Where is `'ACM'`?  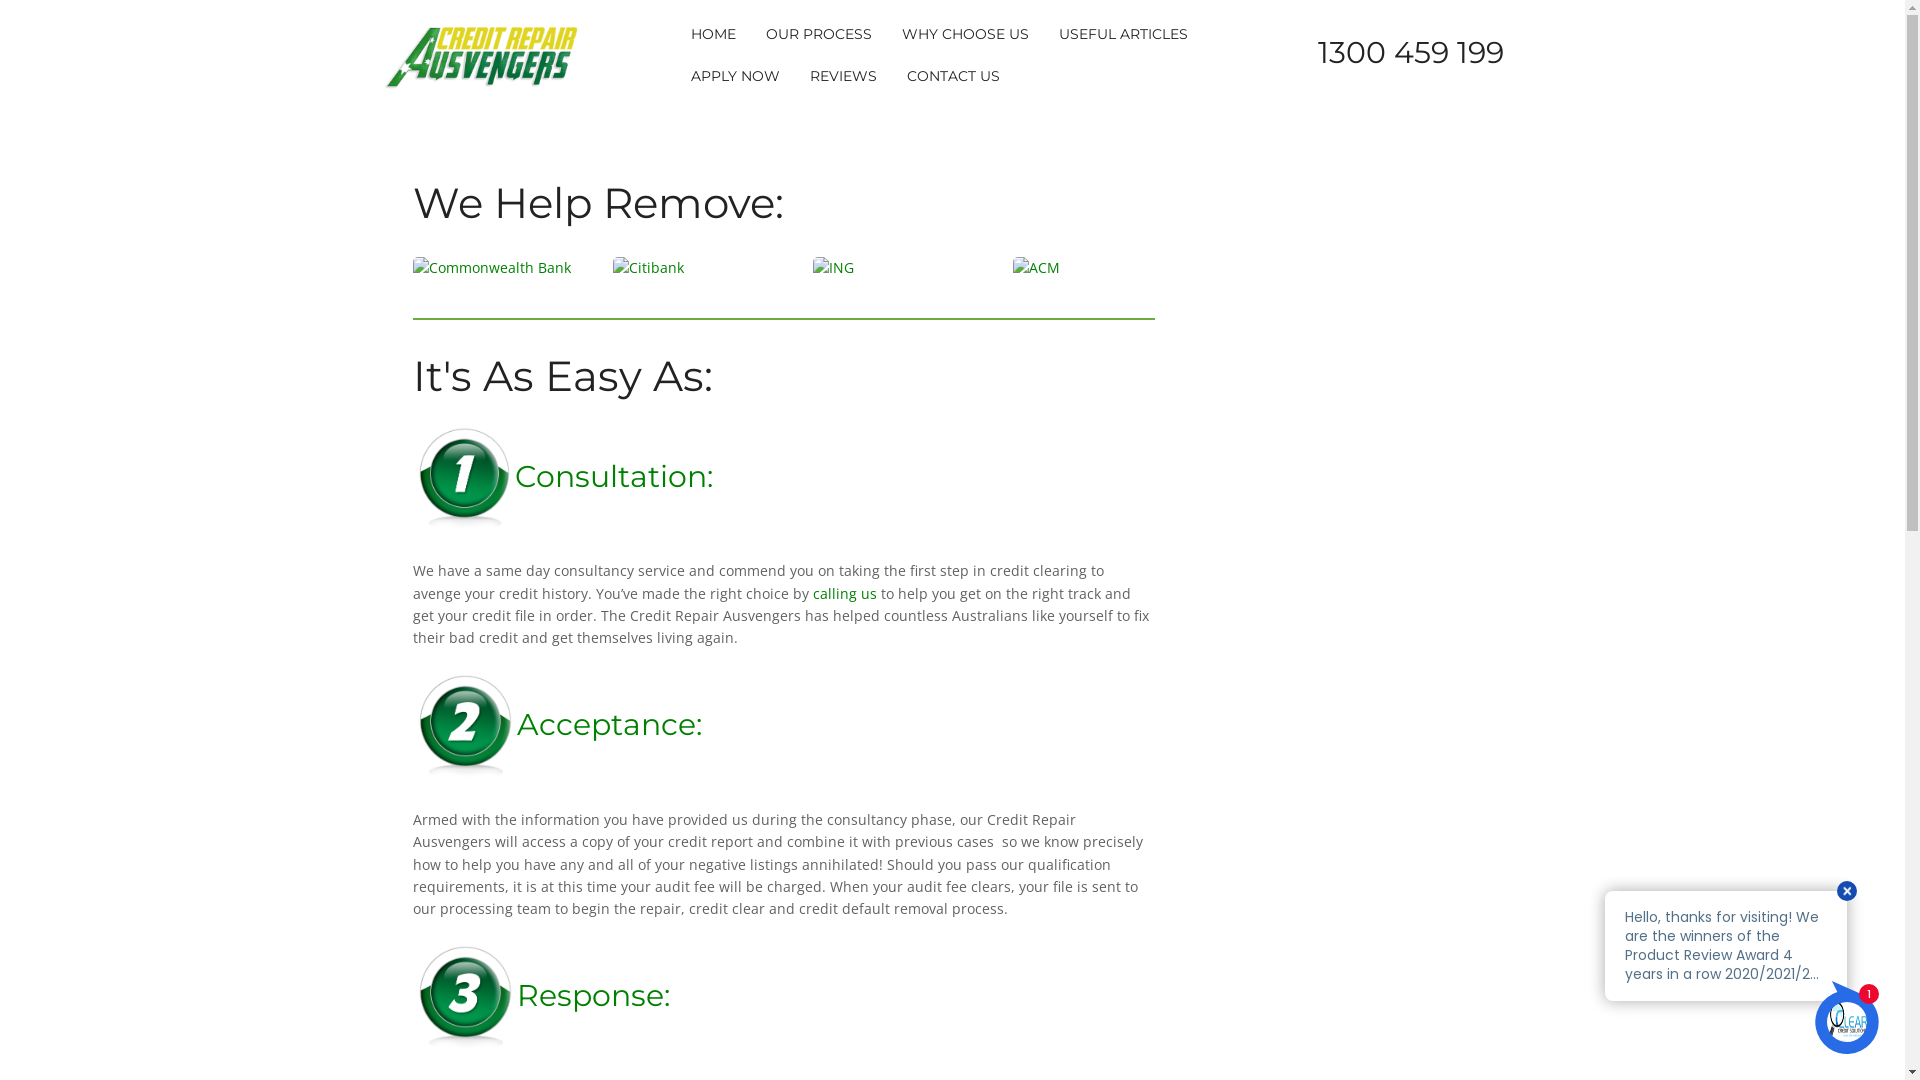
'ACM' is located at coordinates (1096, 266).